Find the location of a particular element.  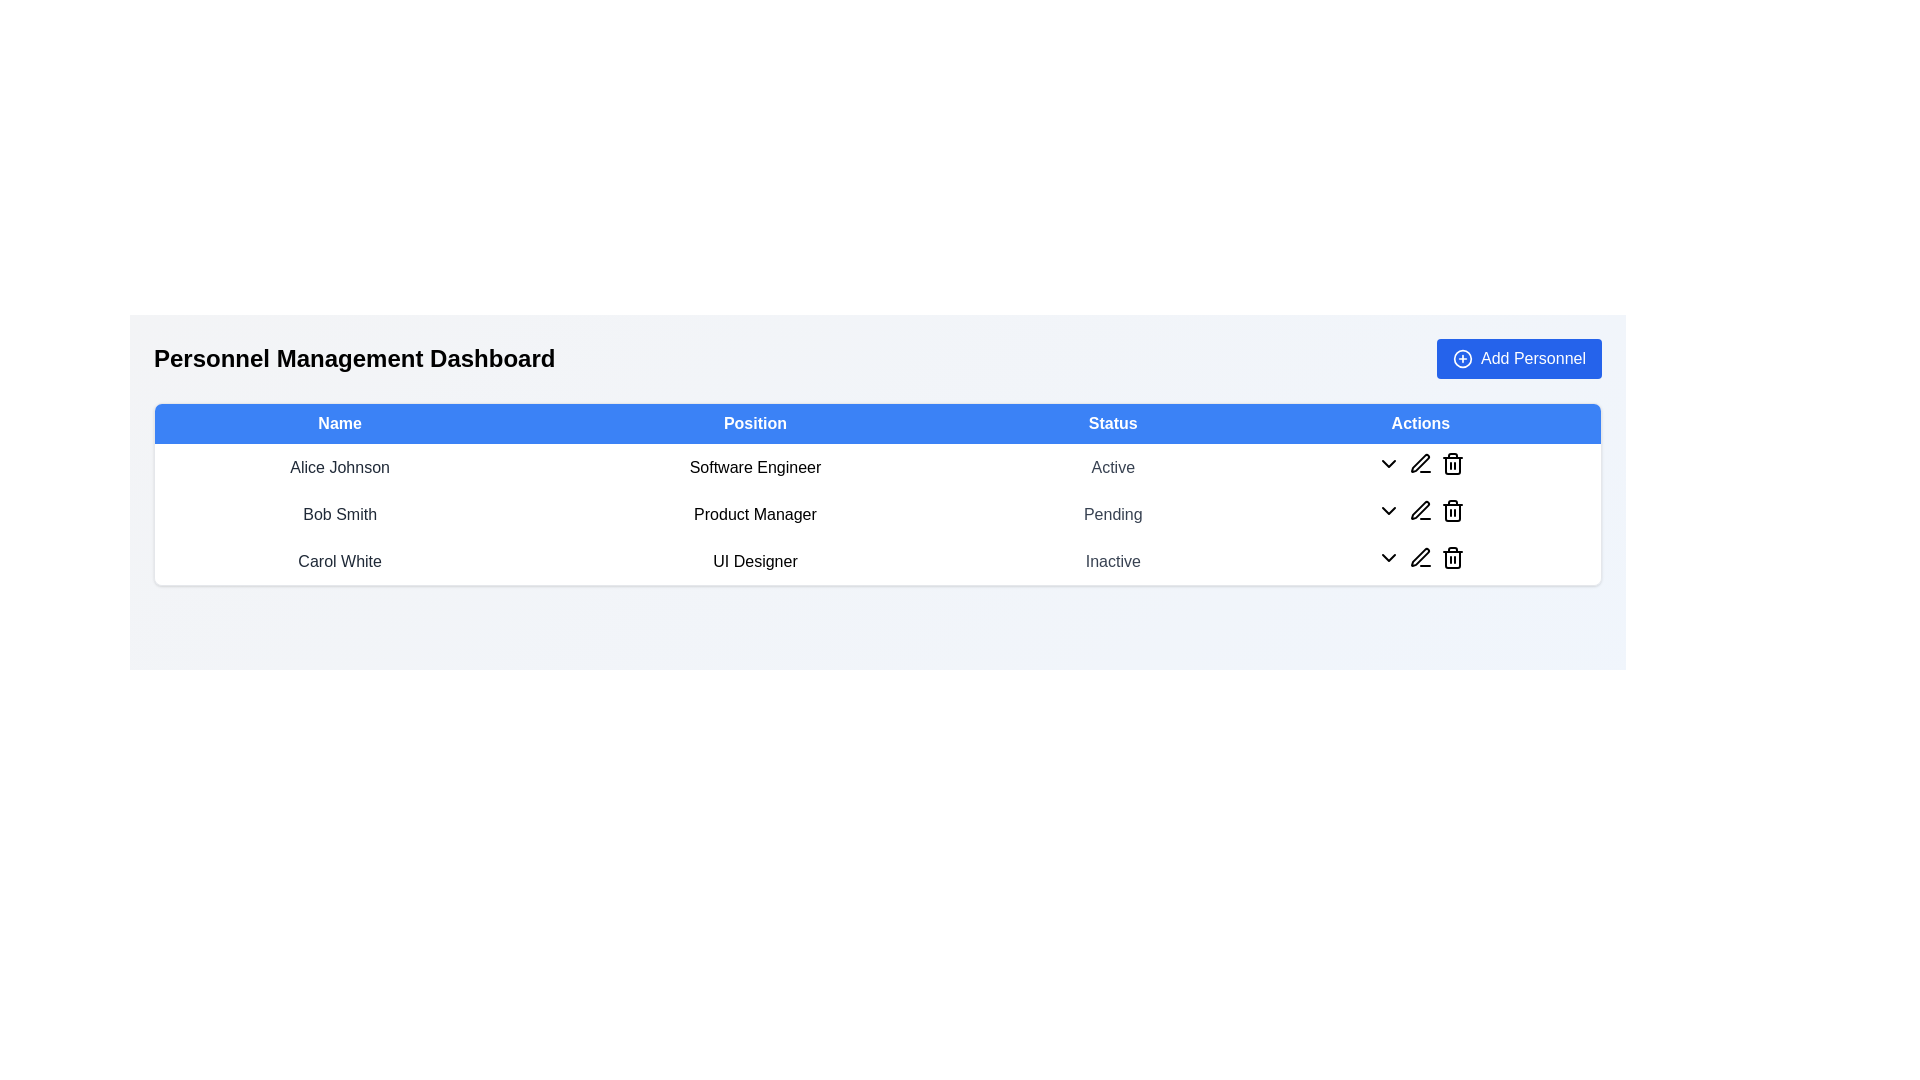

static text label displaying the status information for 'Carol White' in the 'Status' column, which indicates that the status is 'Inactive' is located at coordinates (1112, 561).